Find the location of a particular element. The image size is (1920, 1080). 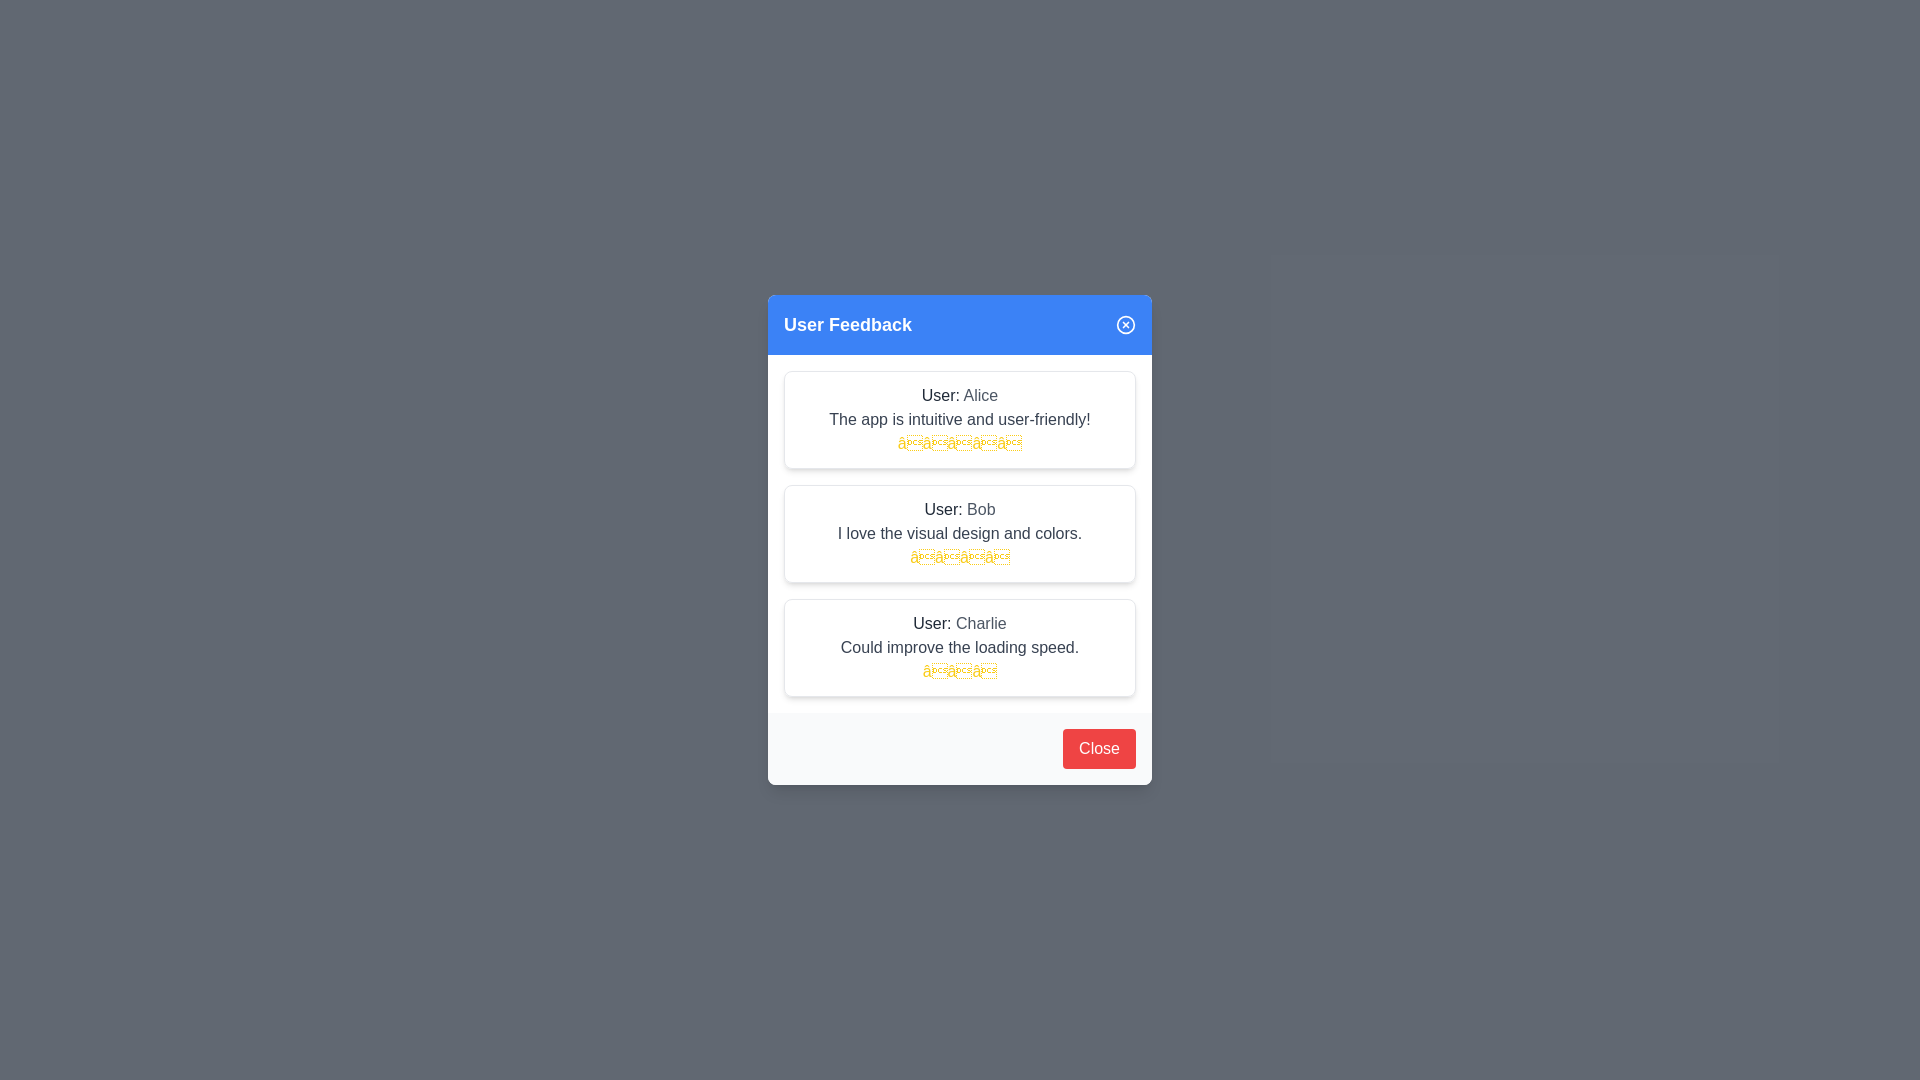

the 'Close' button in the footer of the dialog is located at coordinates (1098, 748).